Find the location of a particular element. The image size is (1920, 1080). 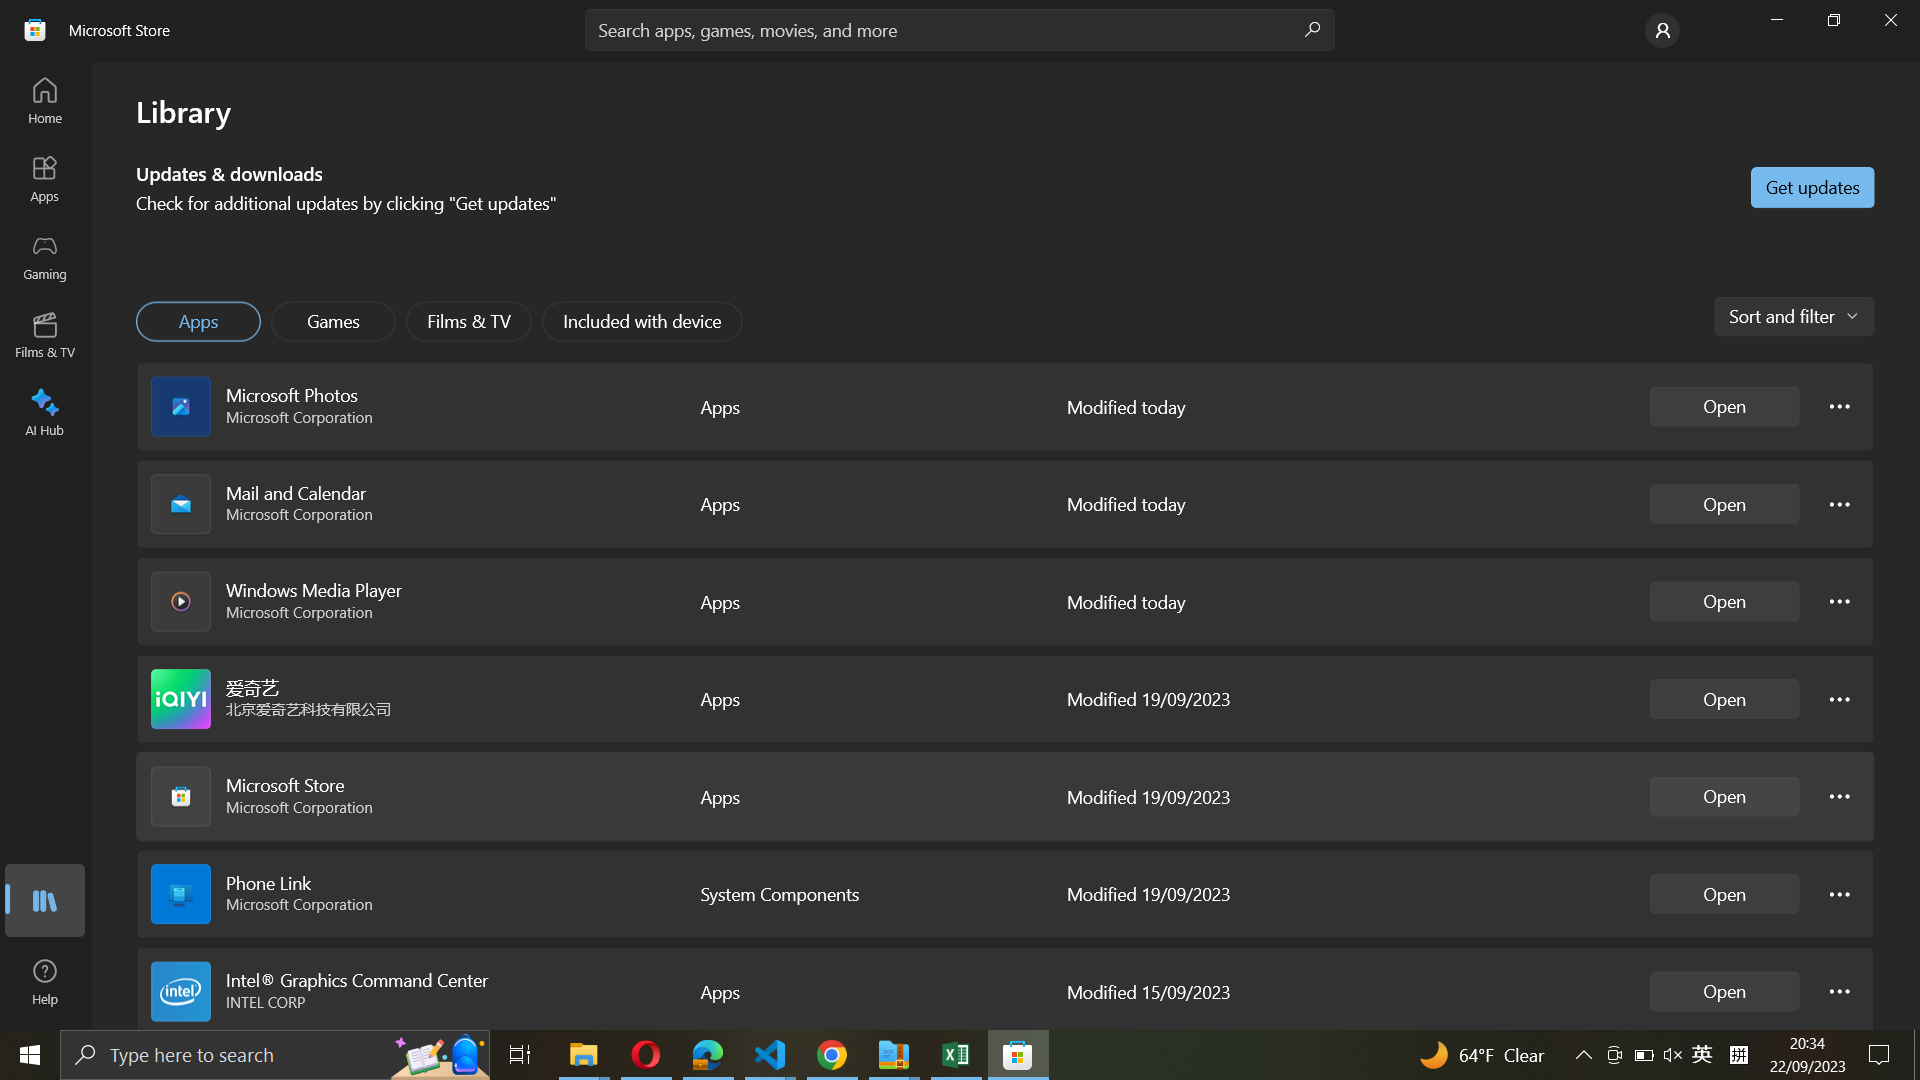

options for phone linking is located at coordinates (1840, 892).